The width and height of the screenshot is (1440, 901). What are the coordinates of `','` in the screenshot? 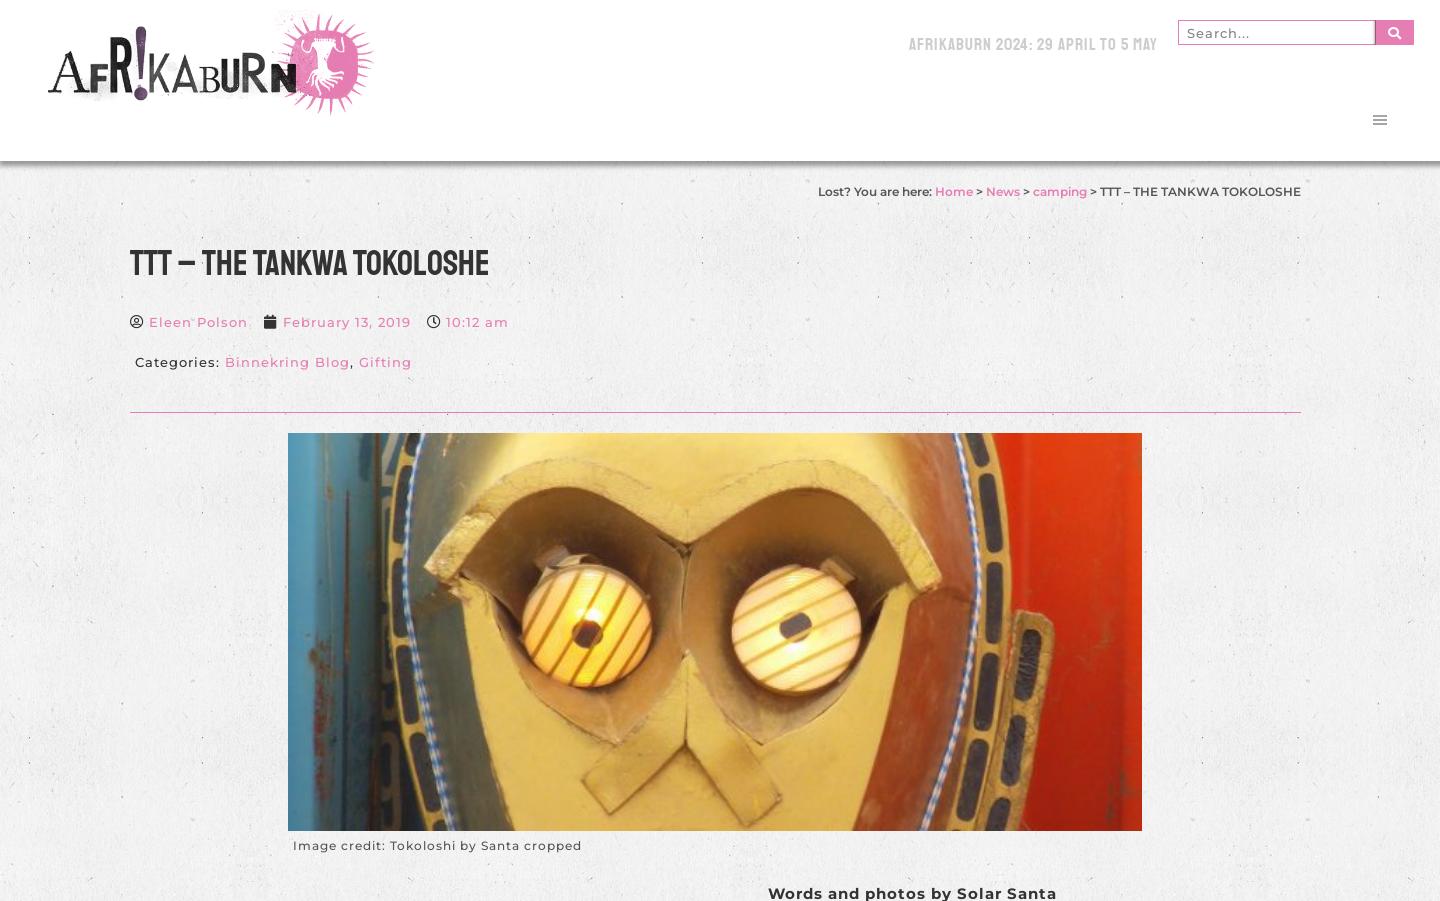 It's located at (353, 361).